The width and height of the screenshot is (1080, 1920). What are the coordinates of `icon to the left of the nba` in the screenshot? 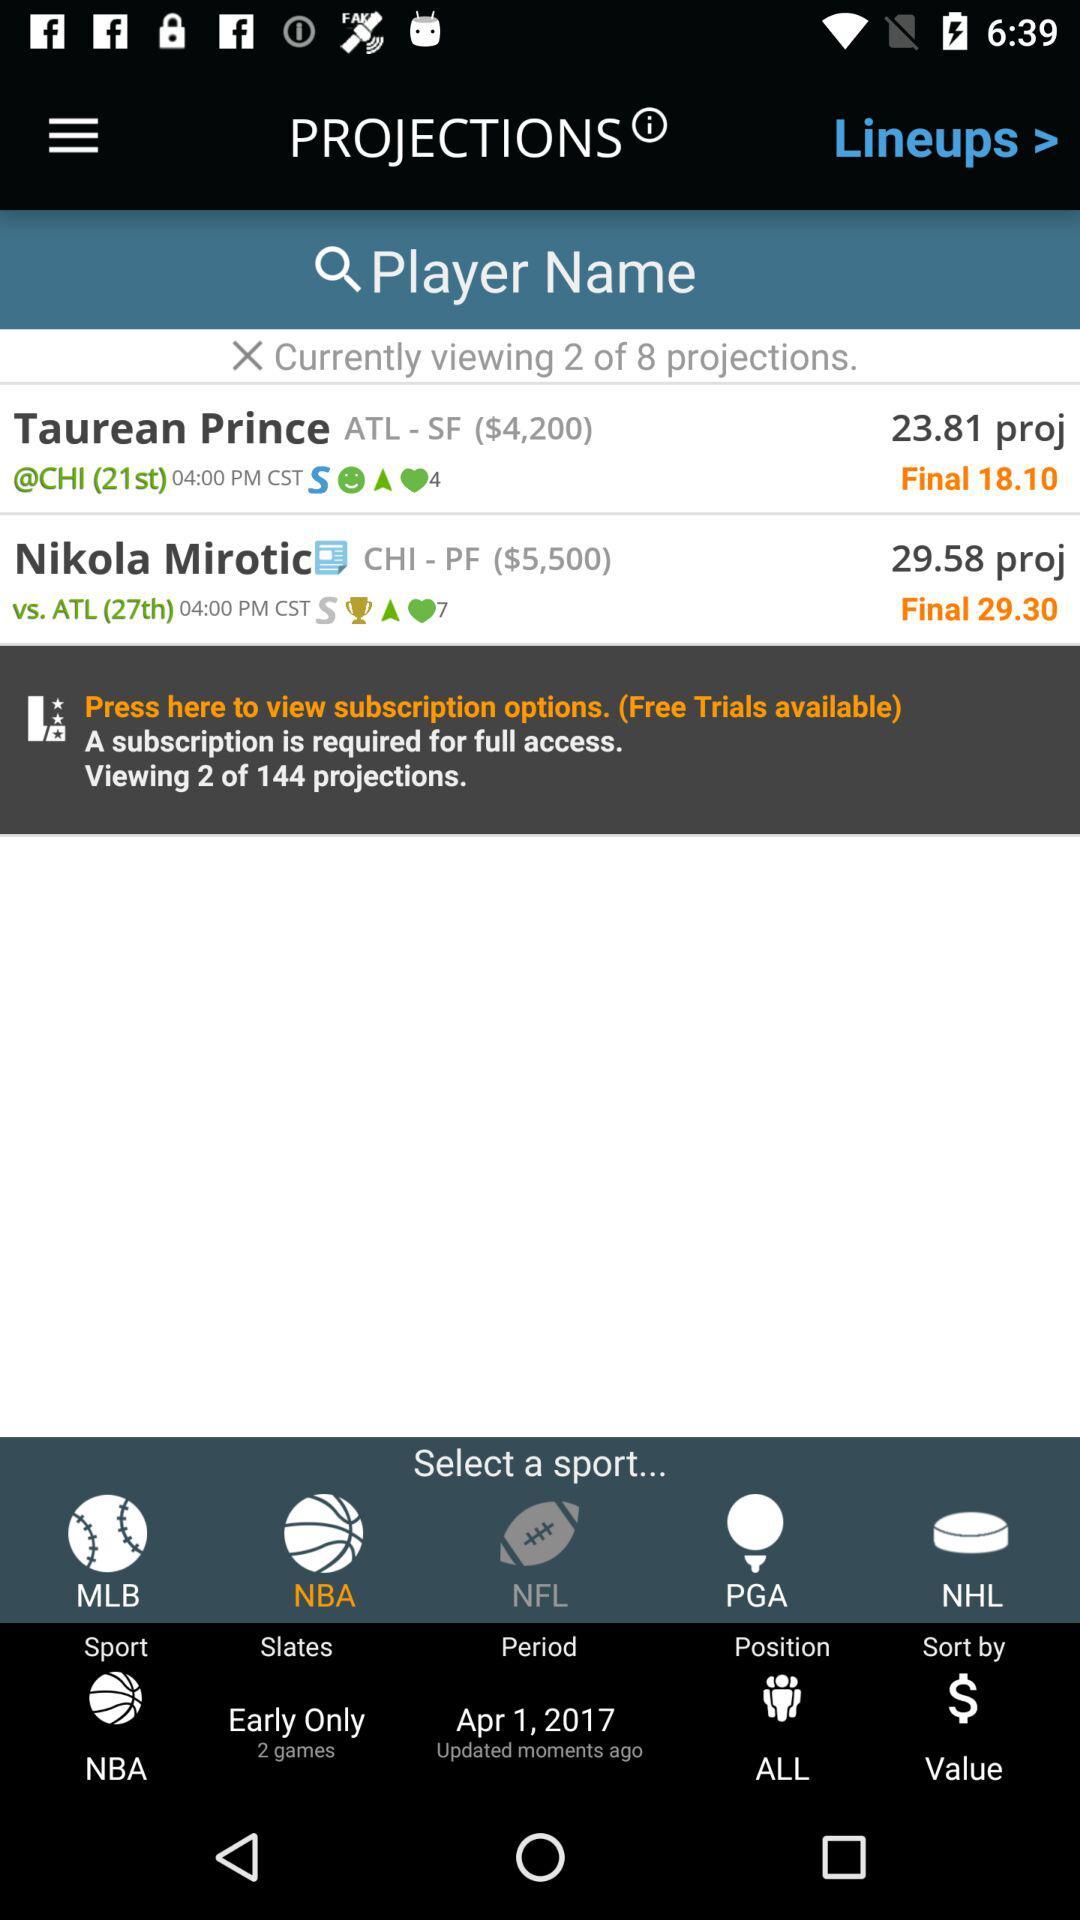 It's located at (108, 1553).